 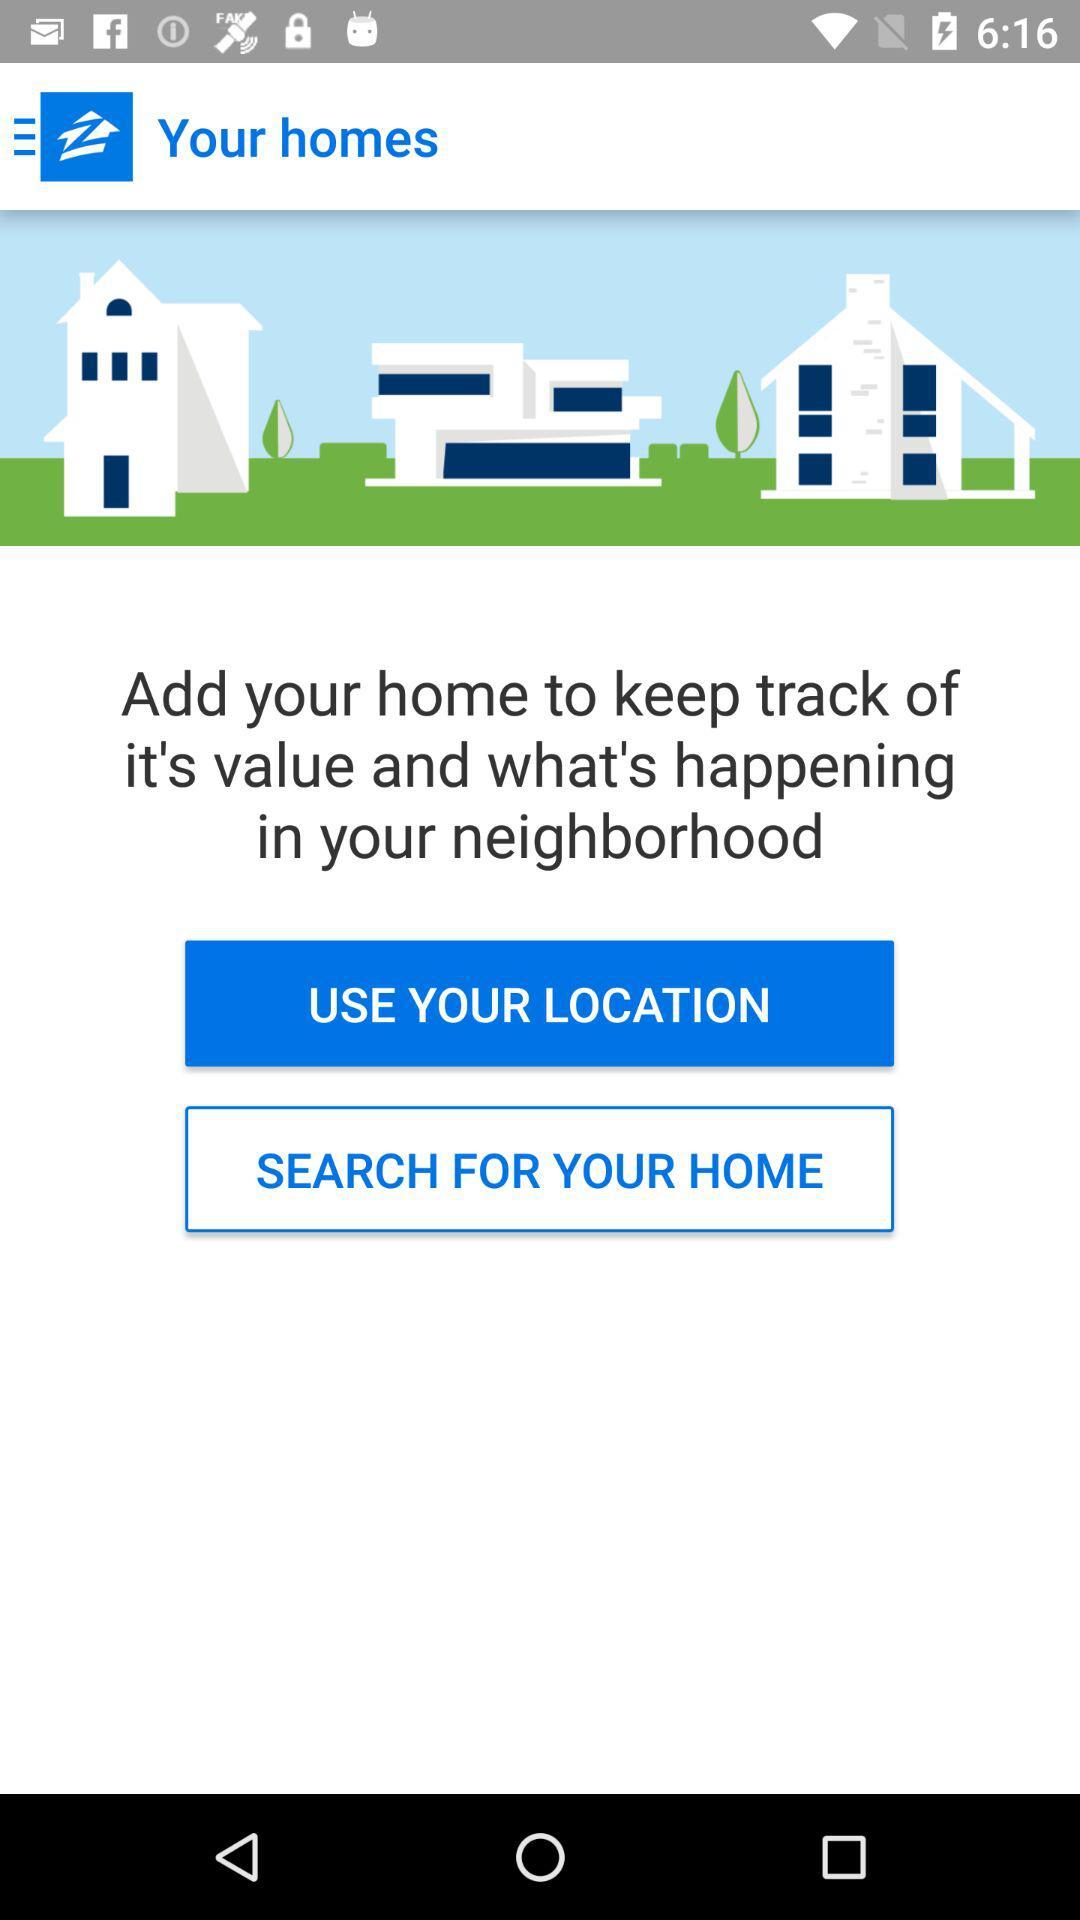 I want to click on the search for your icon, so click(x=538, y=1169).